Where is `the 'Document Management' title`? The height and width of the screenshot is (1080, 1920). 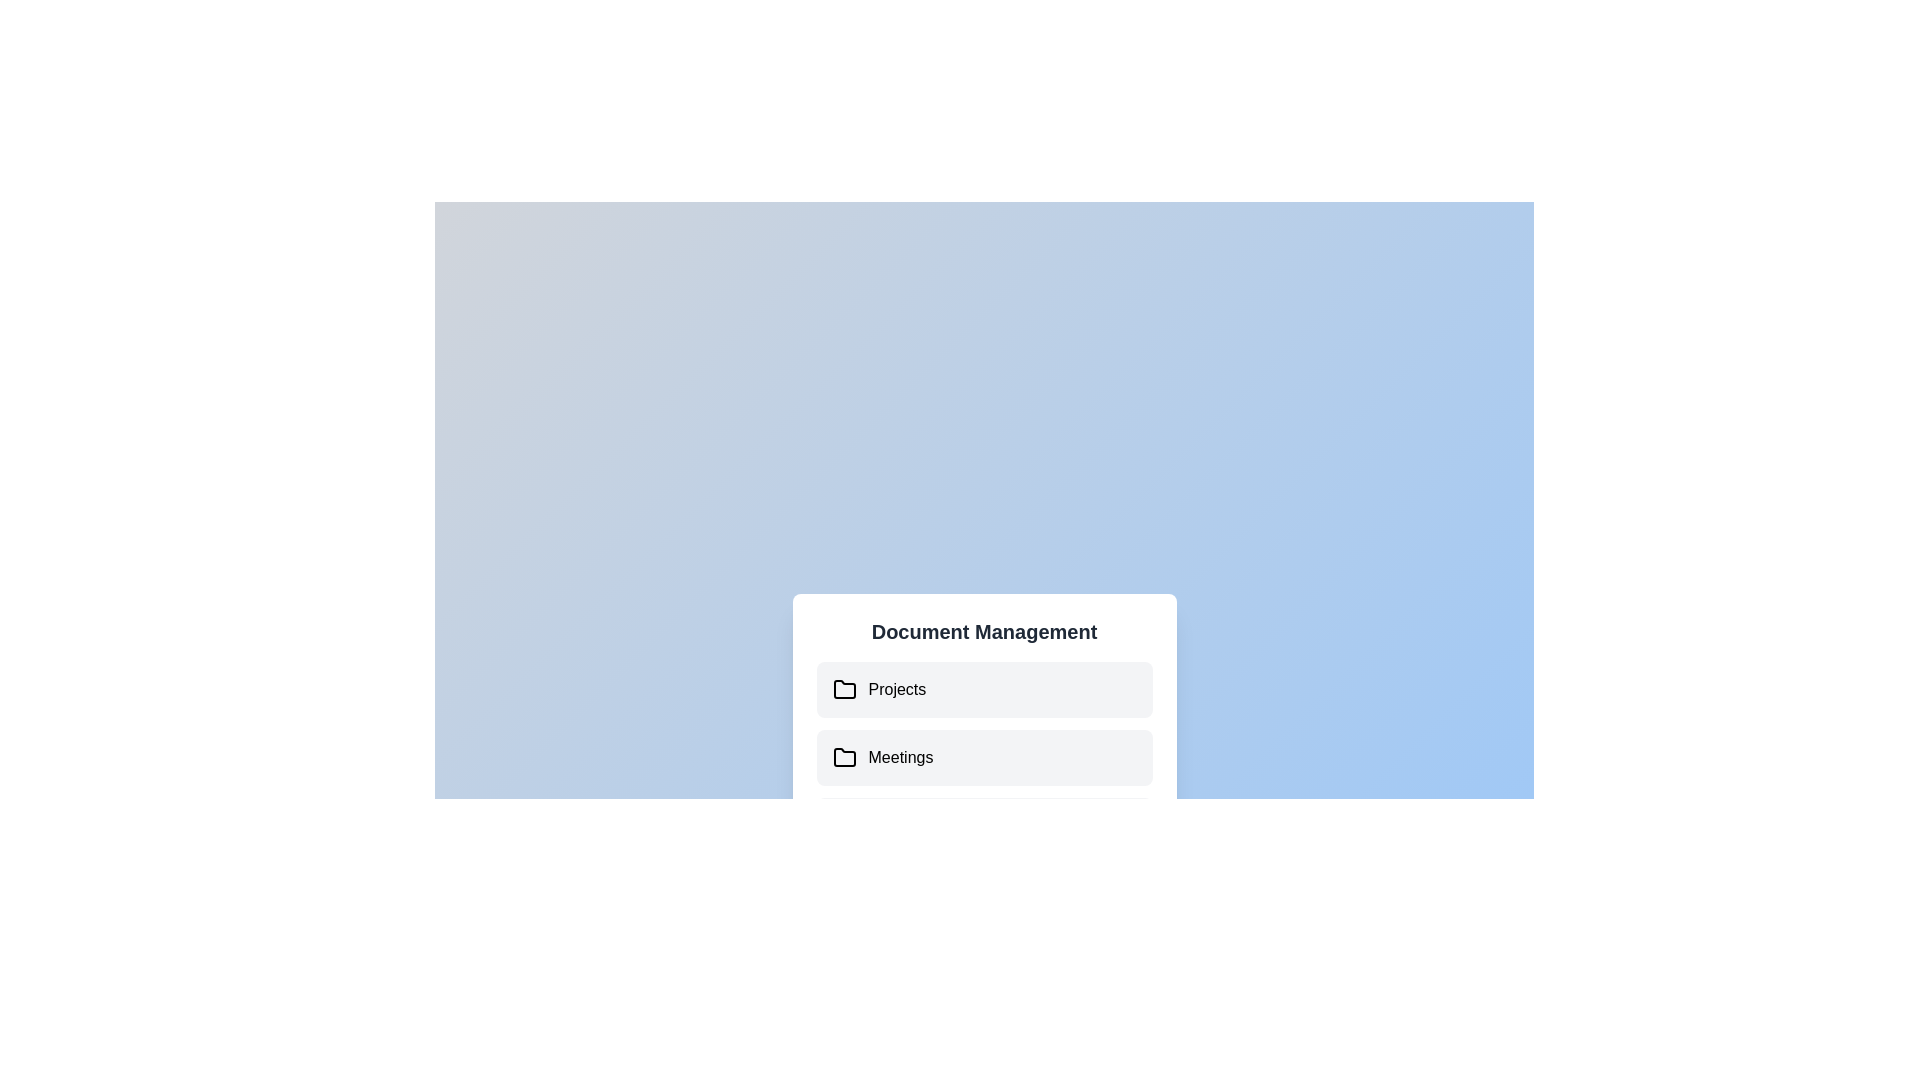
the 'Document Management' title is located at coordinates (984, 632).